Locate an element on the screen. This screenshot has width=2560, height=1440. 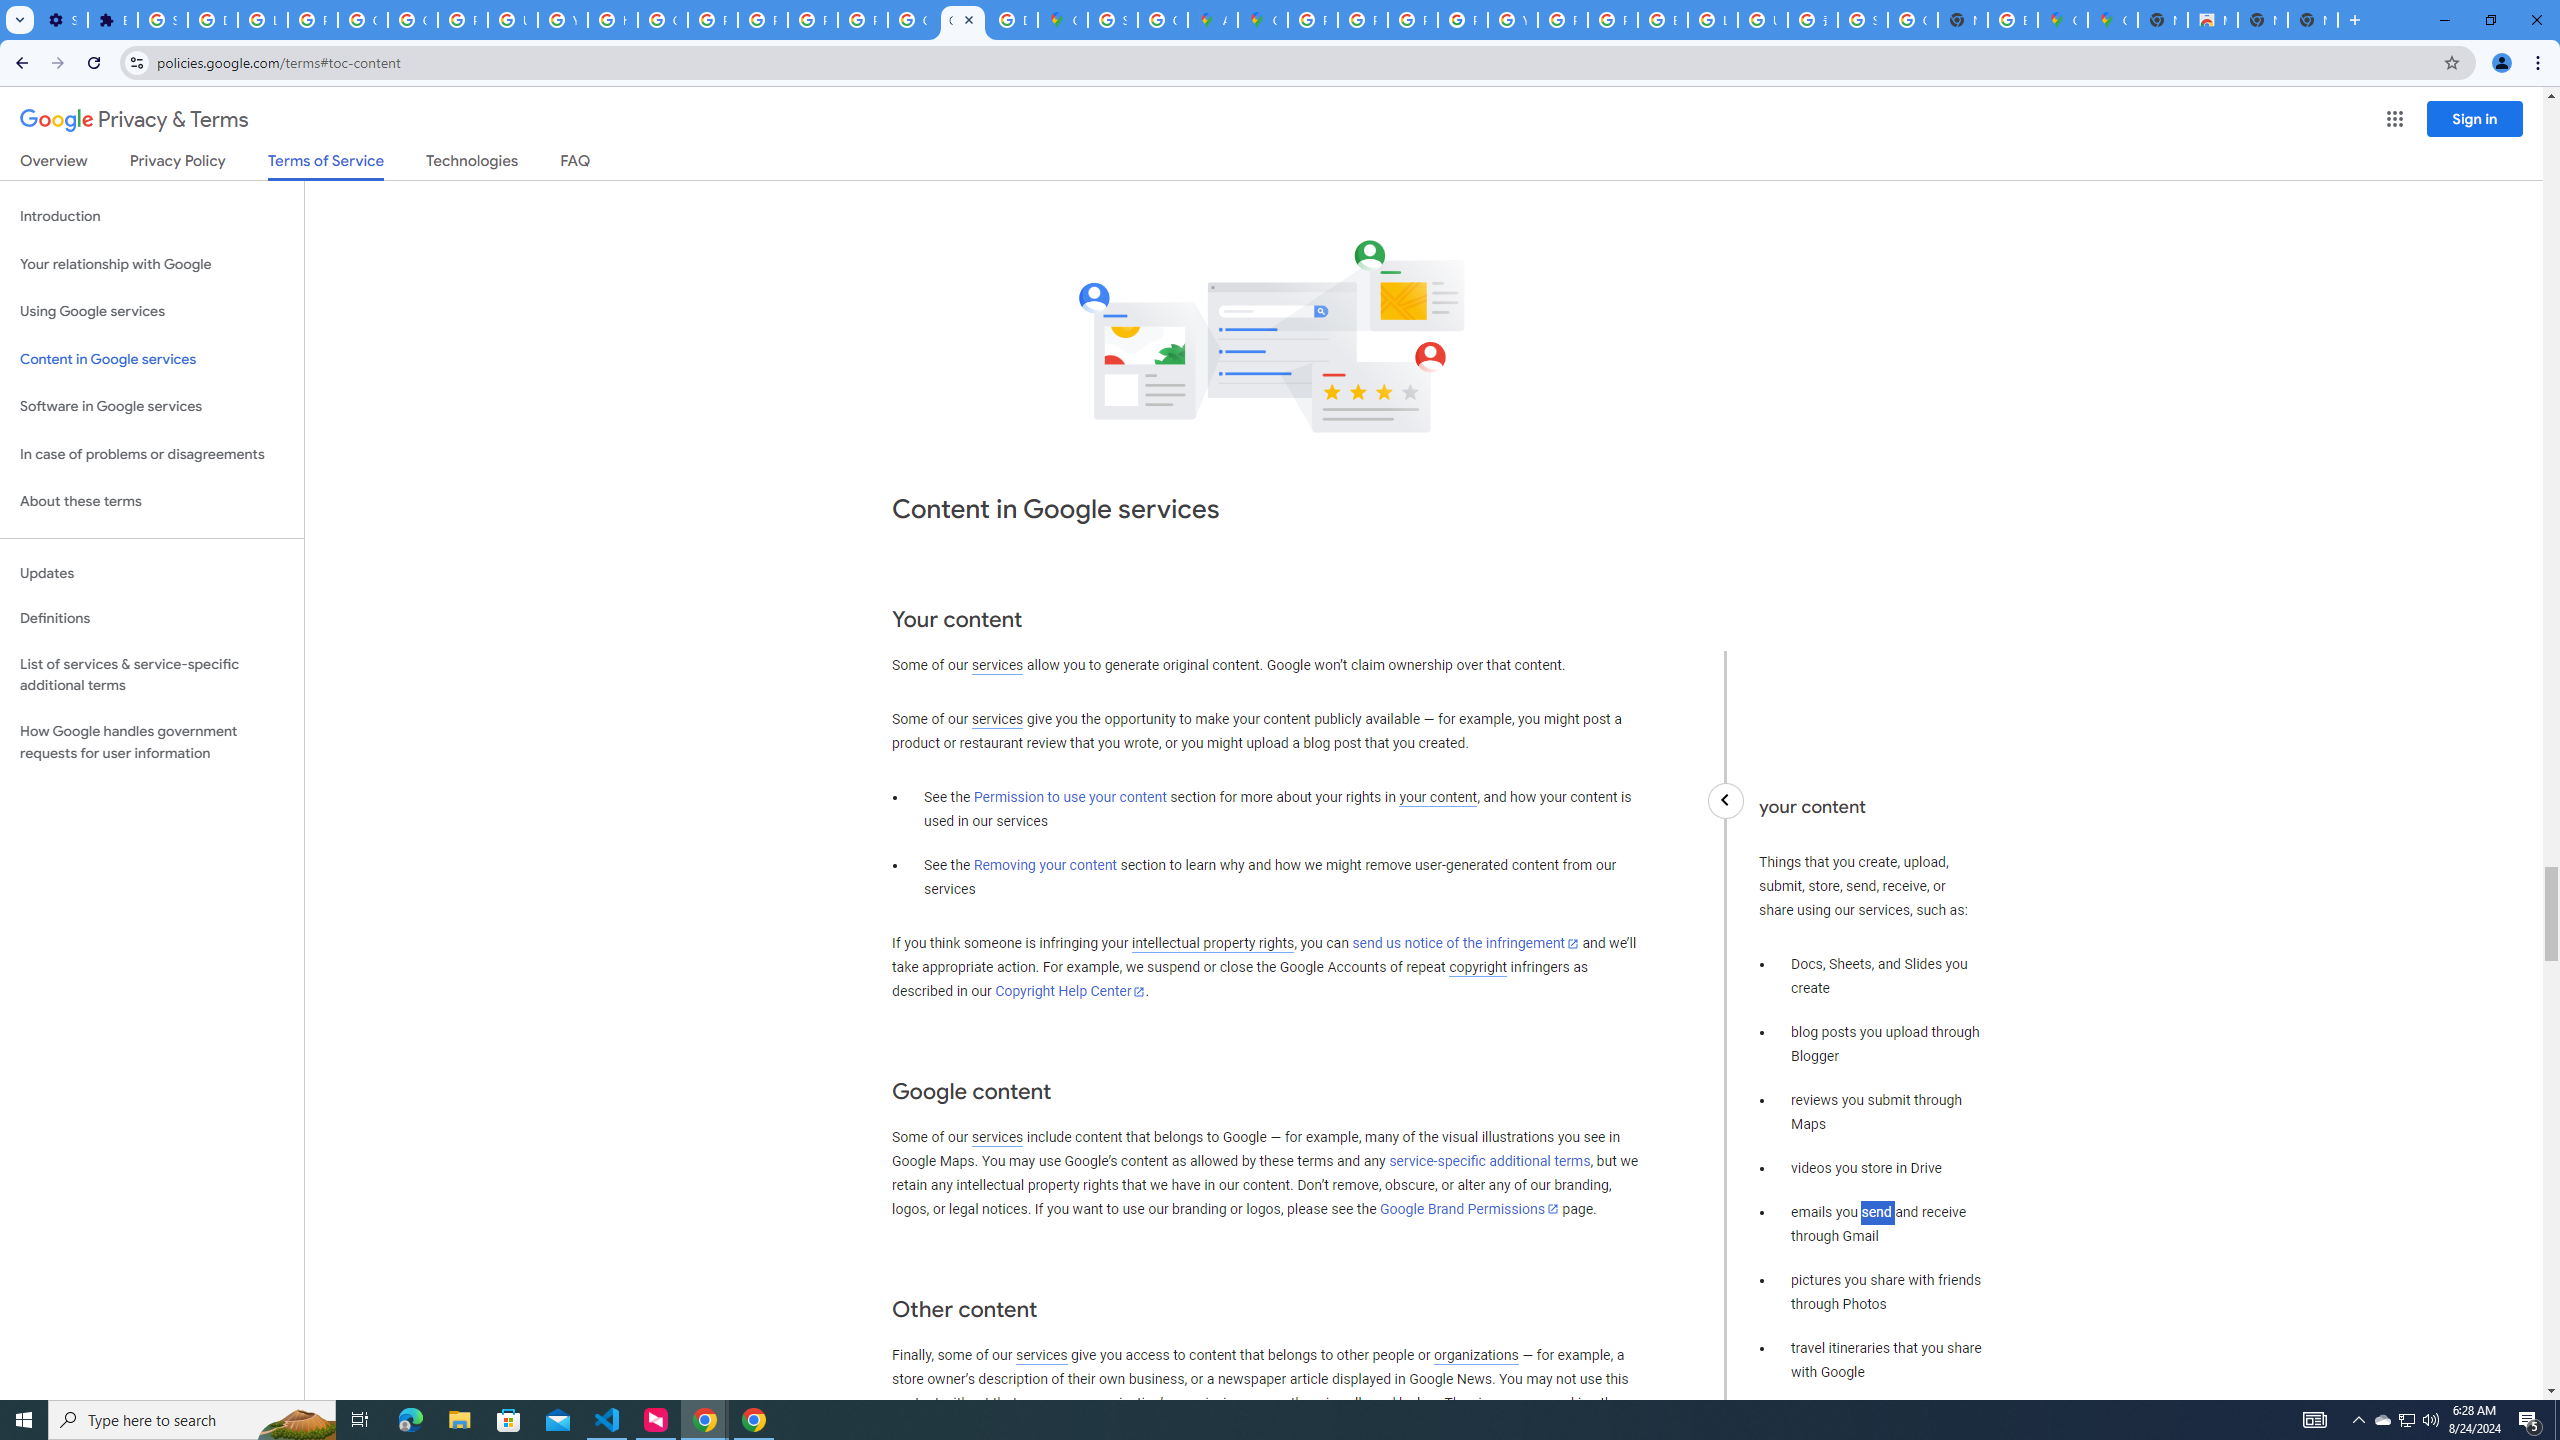
'FAQ' is located at coordinates (575, 164).